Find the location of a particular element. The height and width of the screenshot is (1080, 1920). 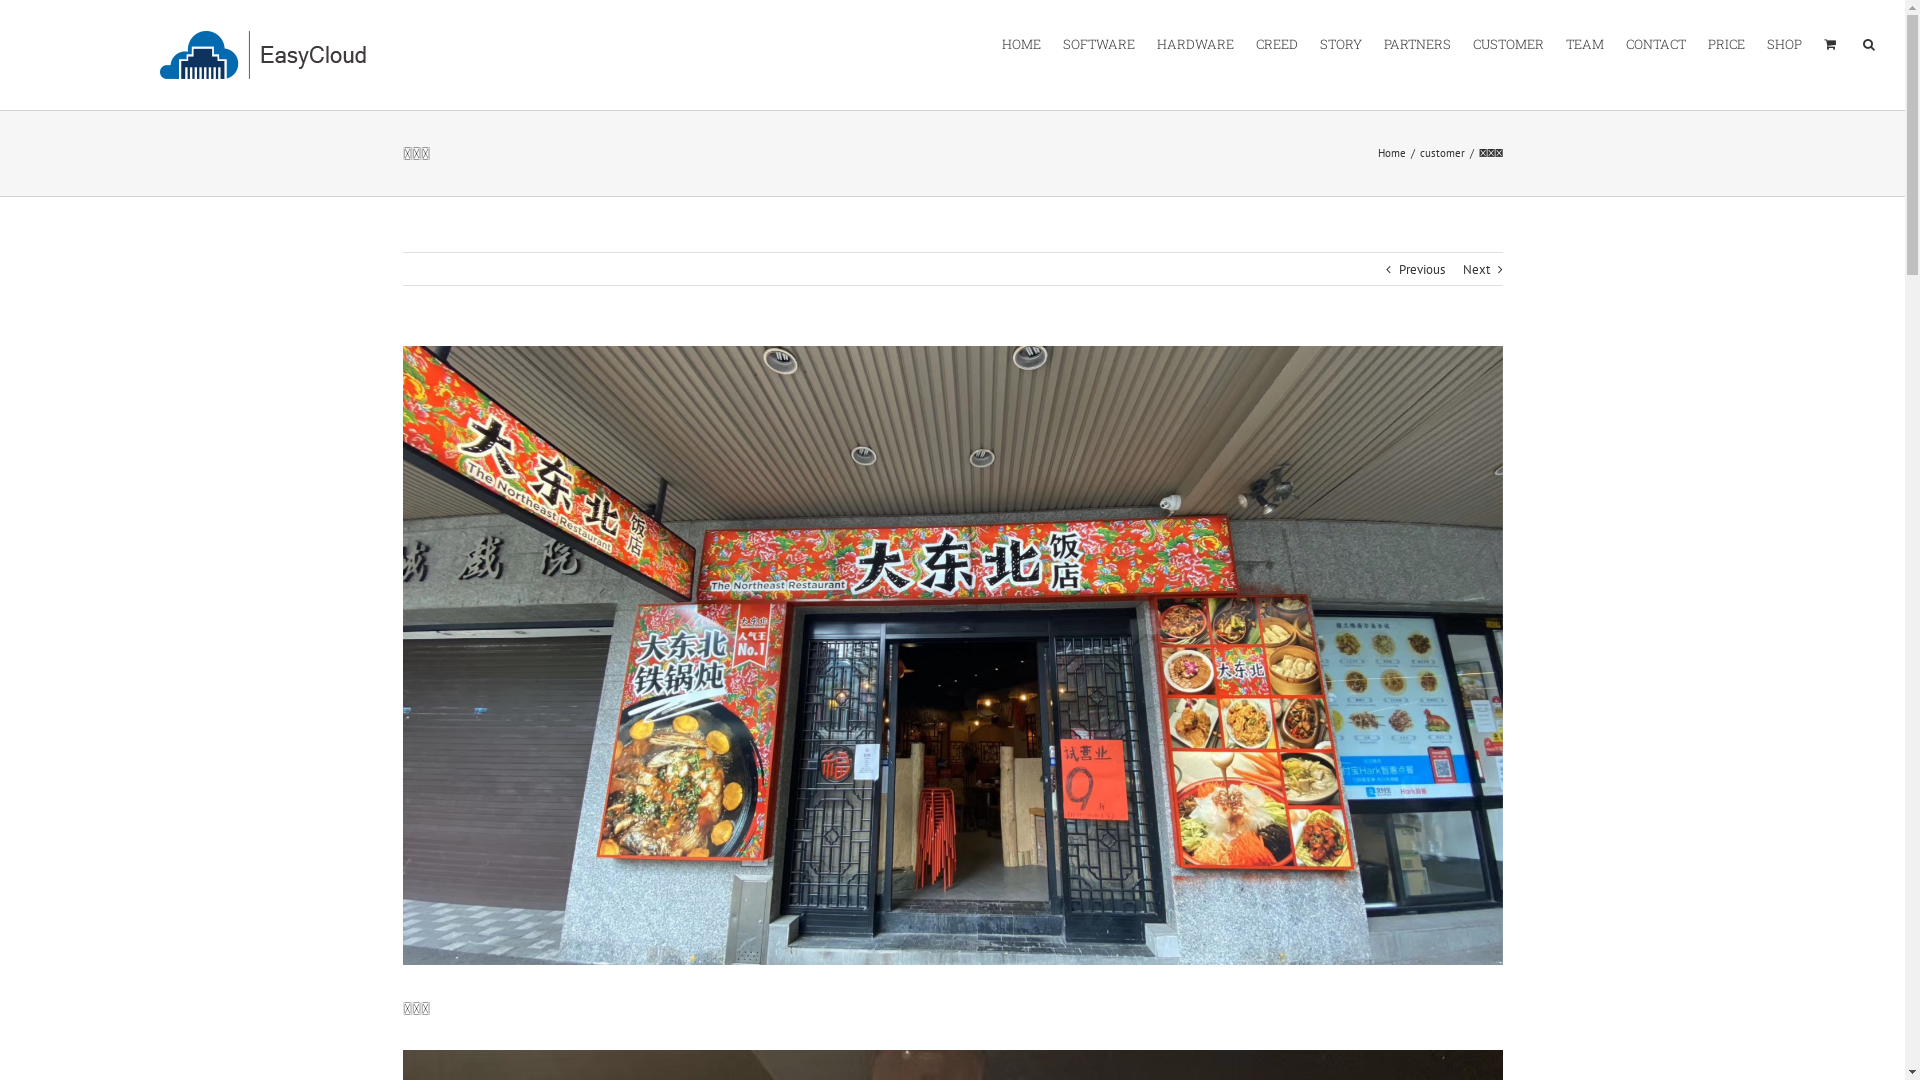

'CUSTOMER' is located at coordinates (1508, 42).